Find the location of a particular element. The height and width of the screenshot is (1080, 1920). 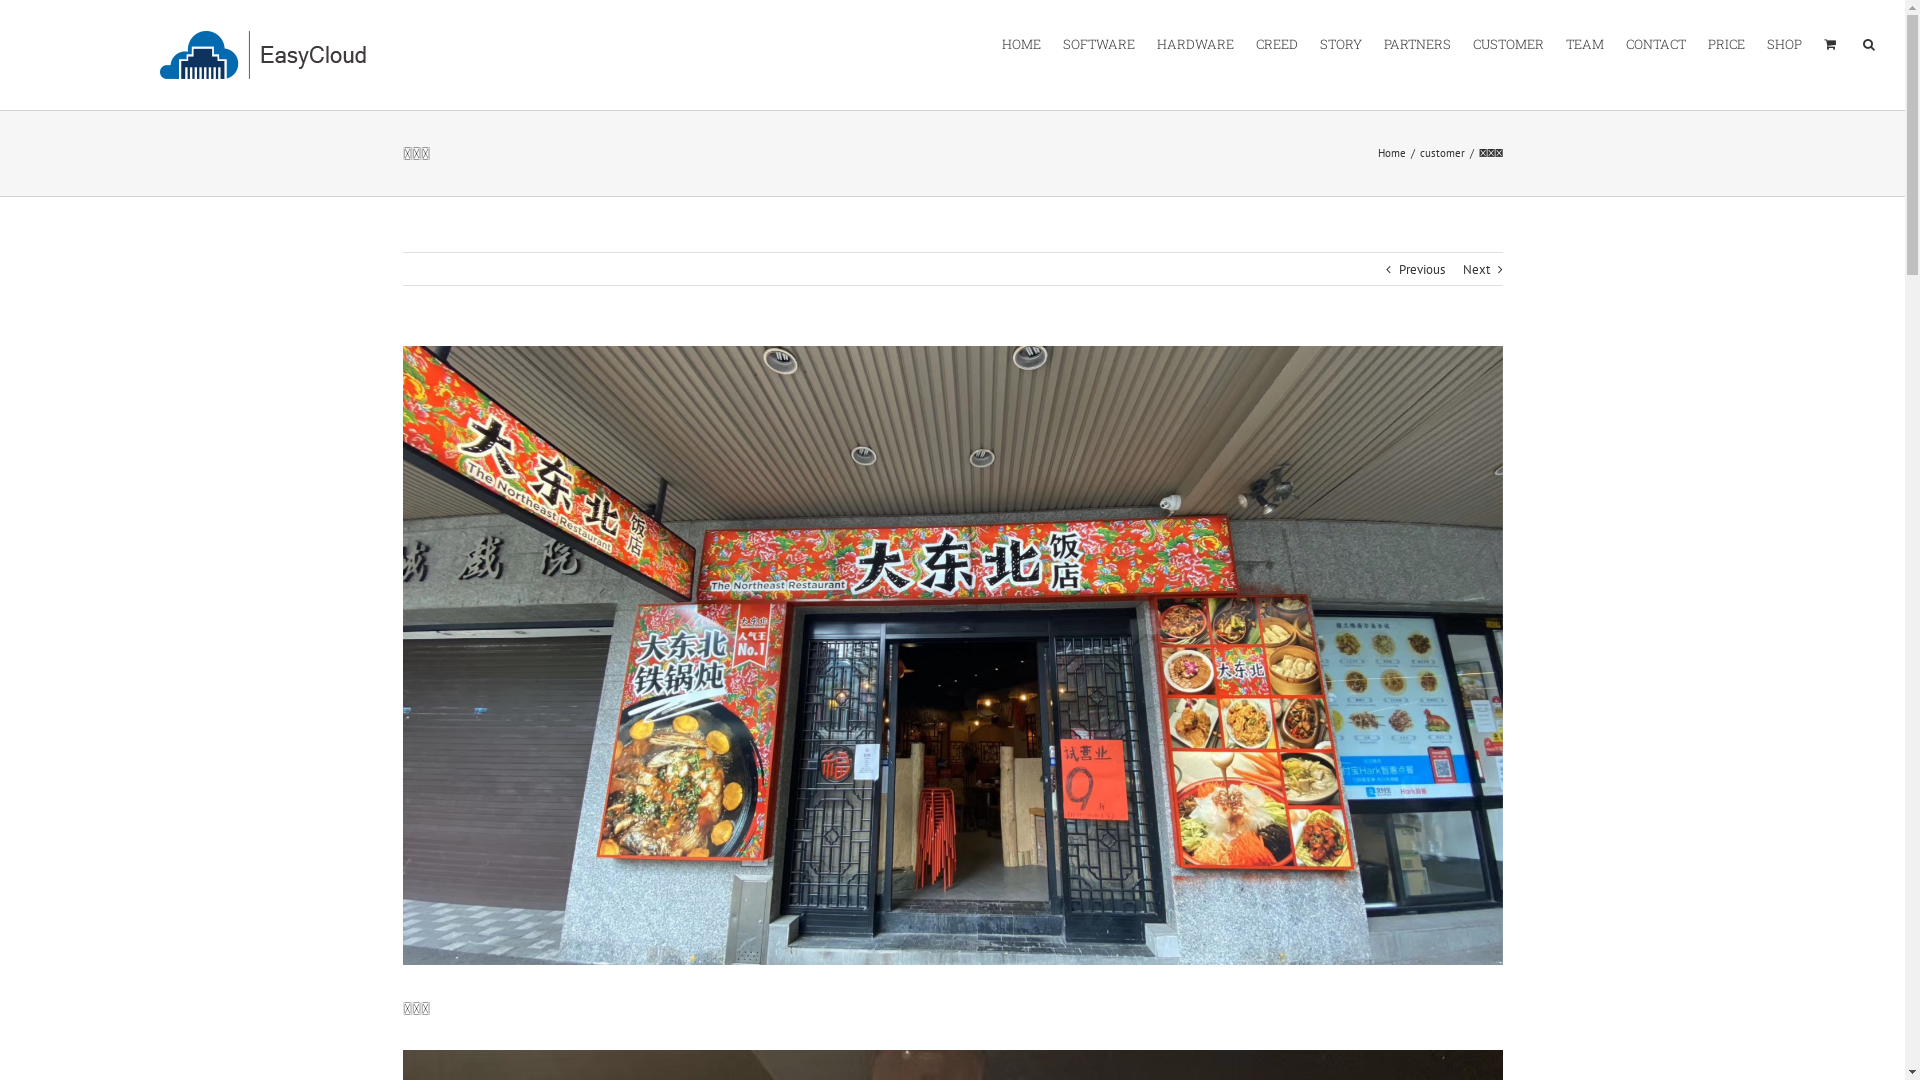

'CUSTOMER' is located at coordinates (1508, 42).